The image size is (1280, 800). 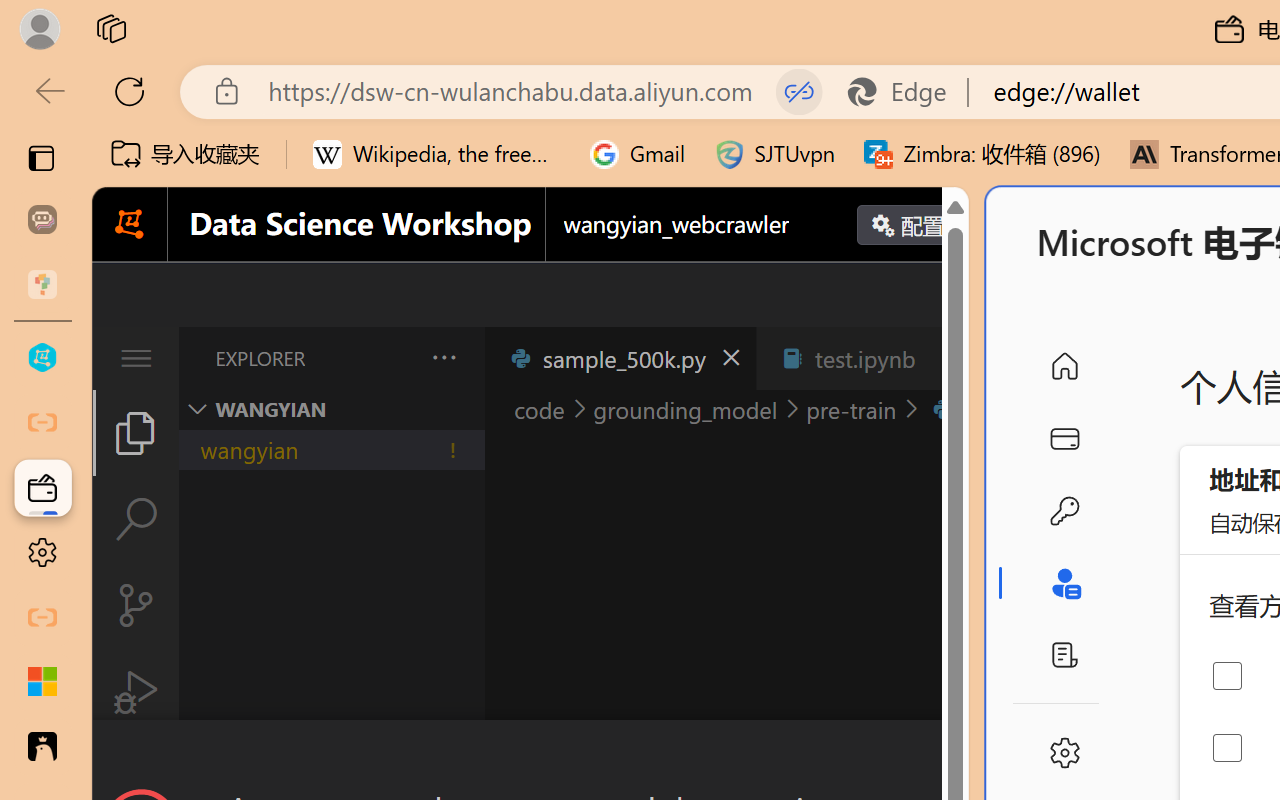 I want to click on 'Close Dialog', so click(x=960, y=756).